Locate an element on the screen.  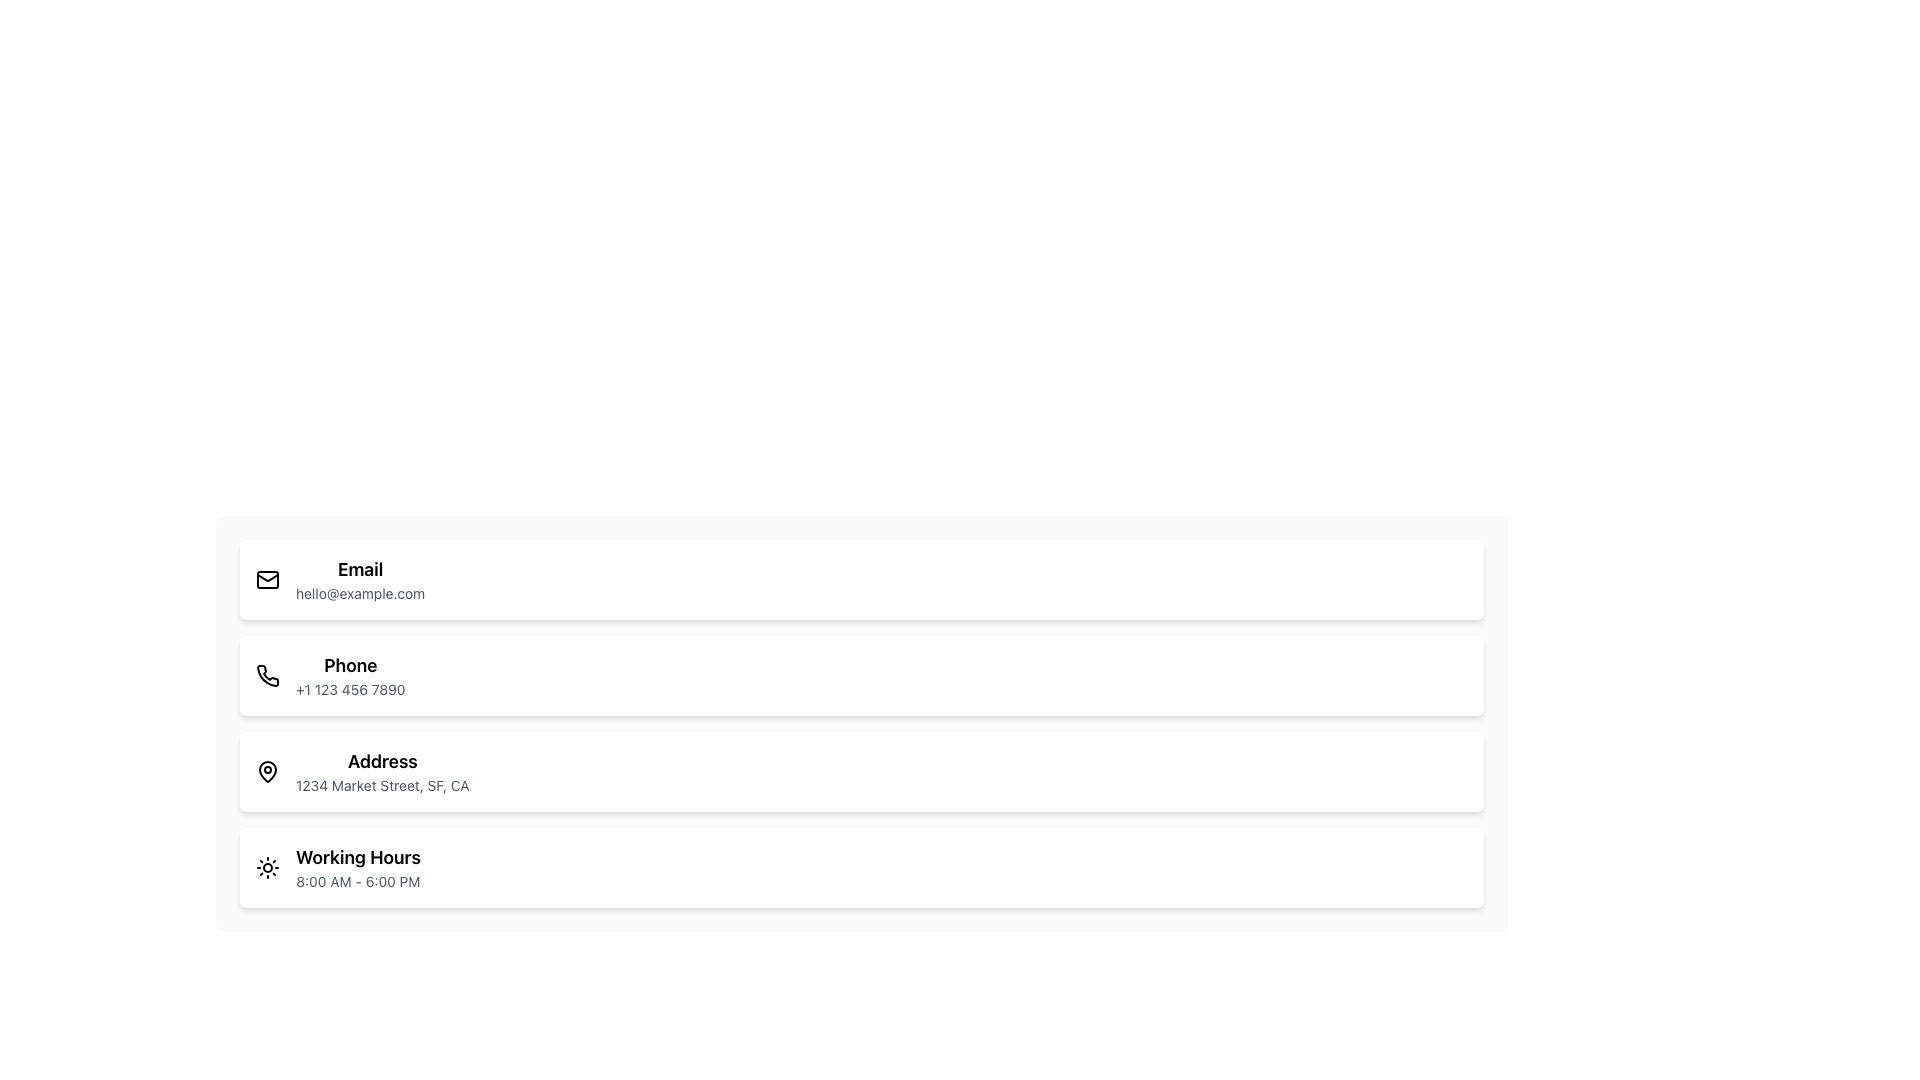
the circular pin-shaped icon representing a map pin, which is located to the left of the text labeled 'Address' in the itemized list is located at coordinates (267, 770).